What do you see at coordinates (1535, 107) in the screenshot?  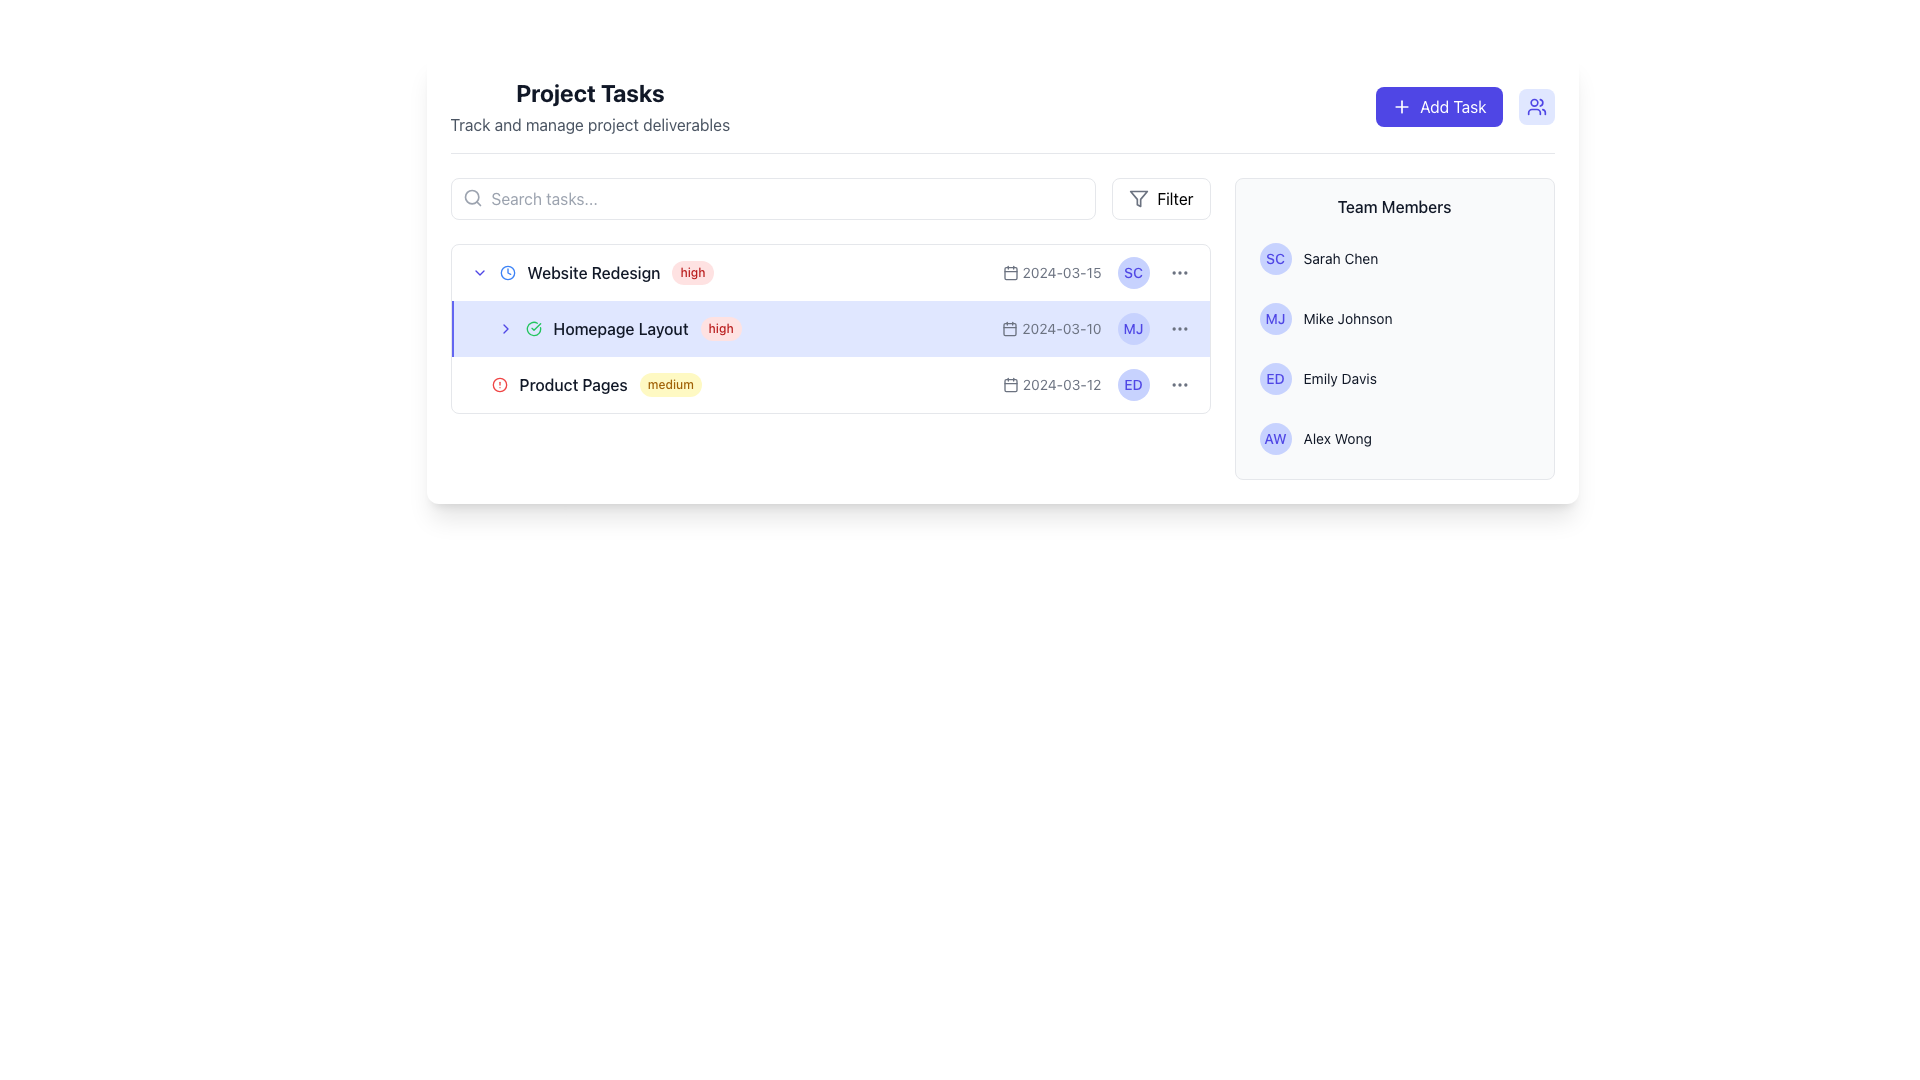 I see `the button located to the right of the 'Add Task' button in the top-right corner of the interface for tooltip or visual feedback` at bounding box center [1535, 107].